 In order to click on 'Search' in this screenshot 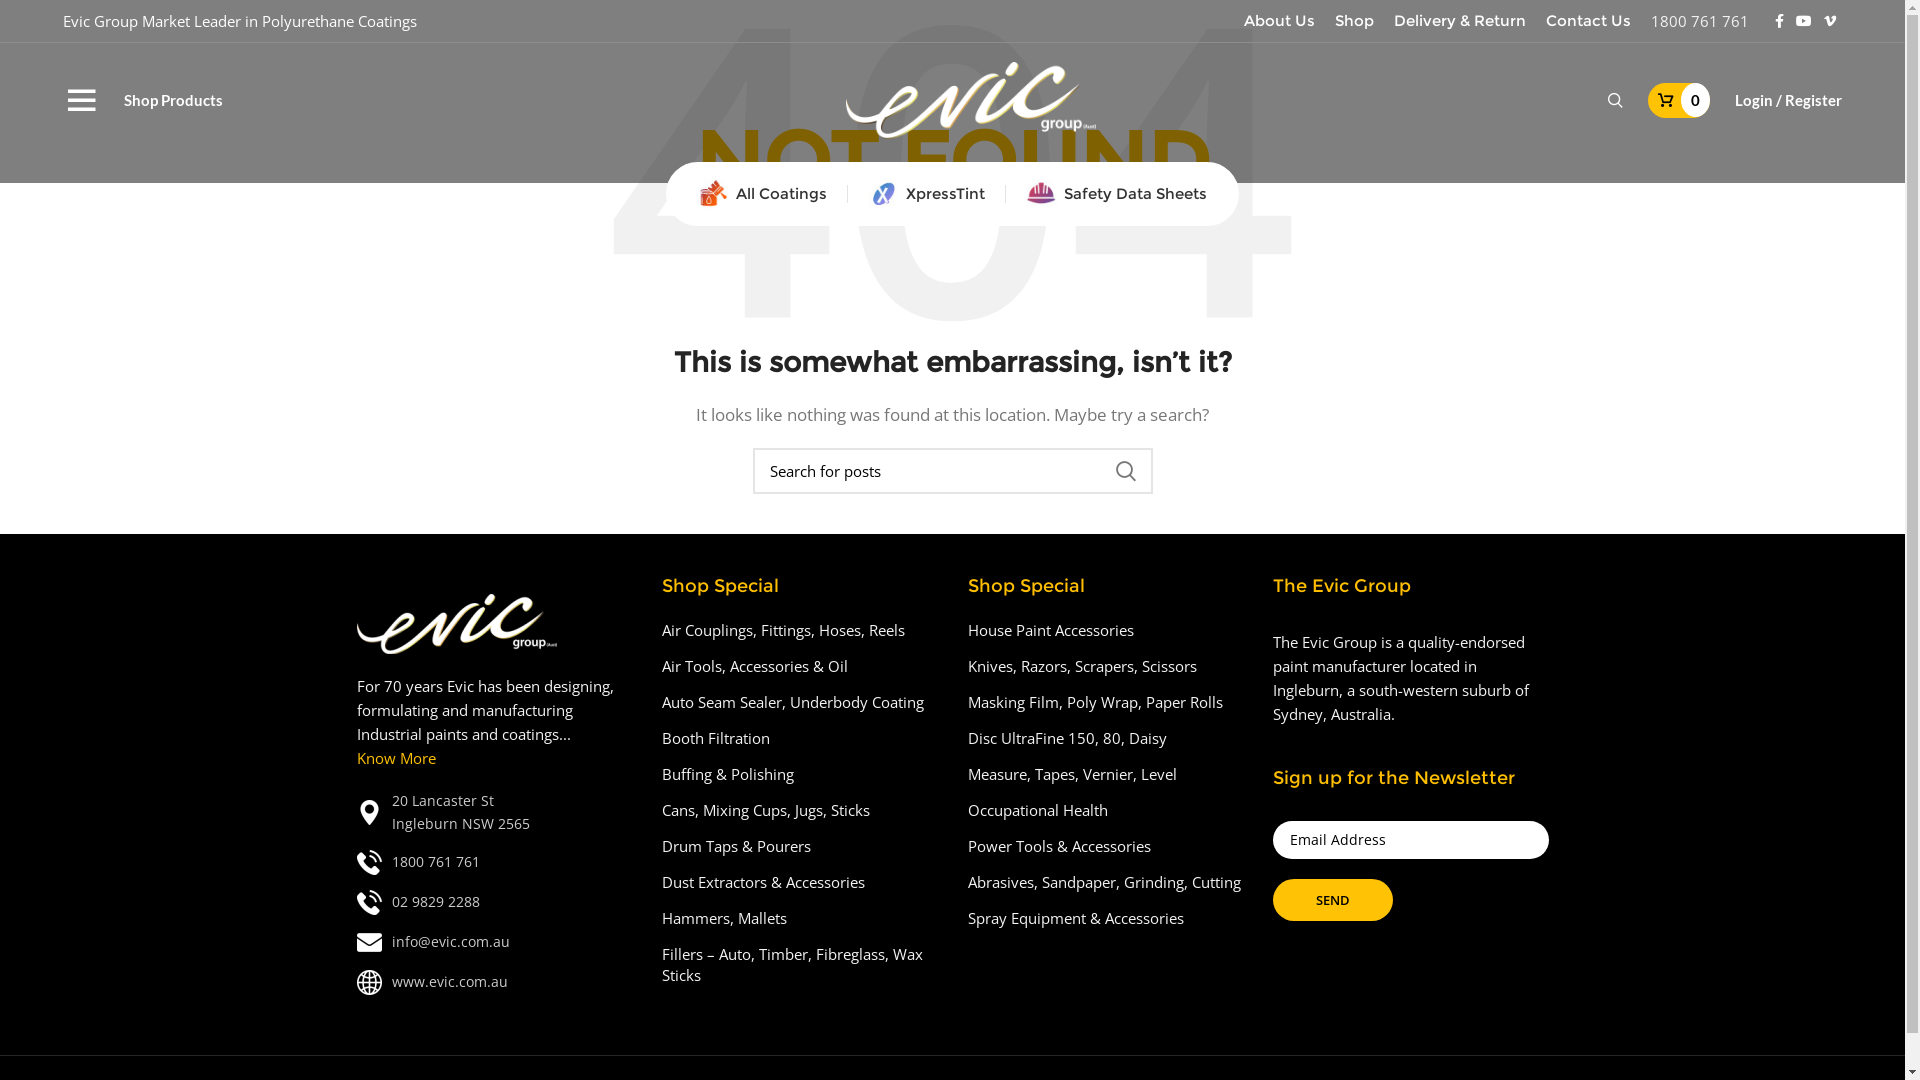, I will do `click(1615, 100)`.